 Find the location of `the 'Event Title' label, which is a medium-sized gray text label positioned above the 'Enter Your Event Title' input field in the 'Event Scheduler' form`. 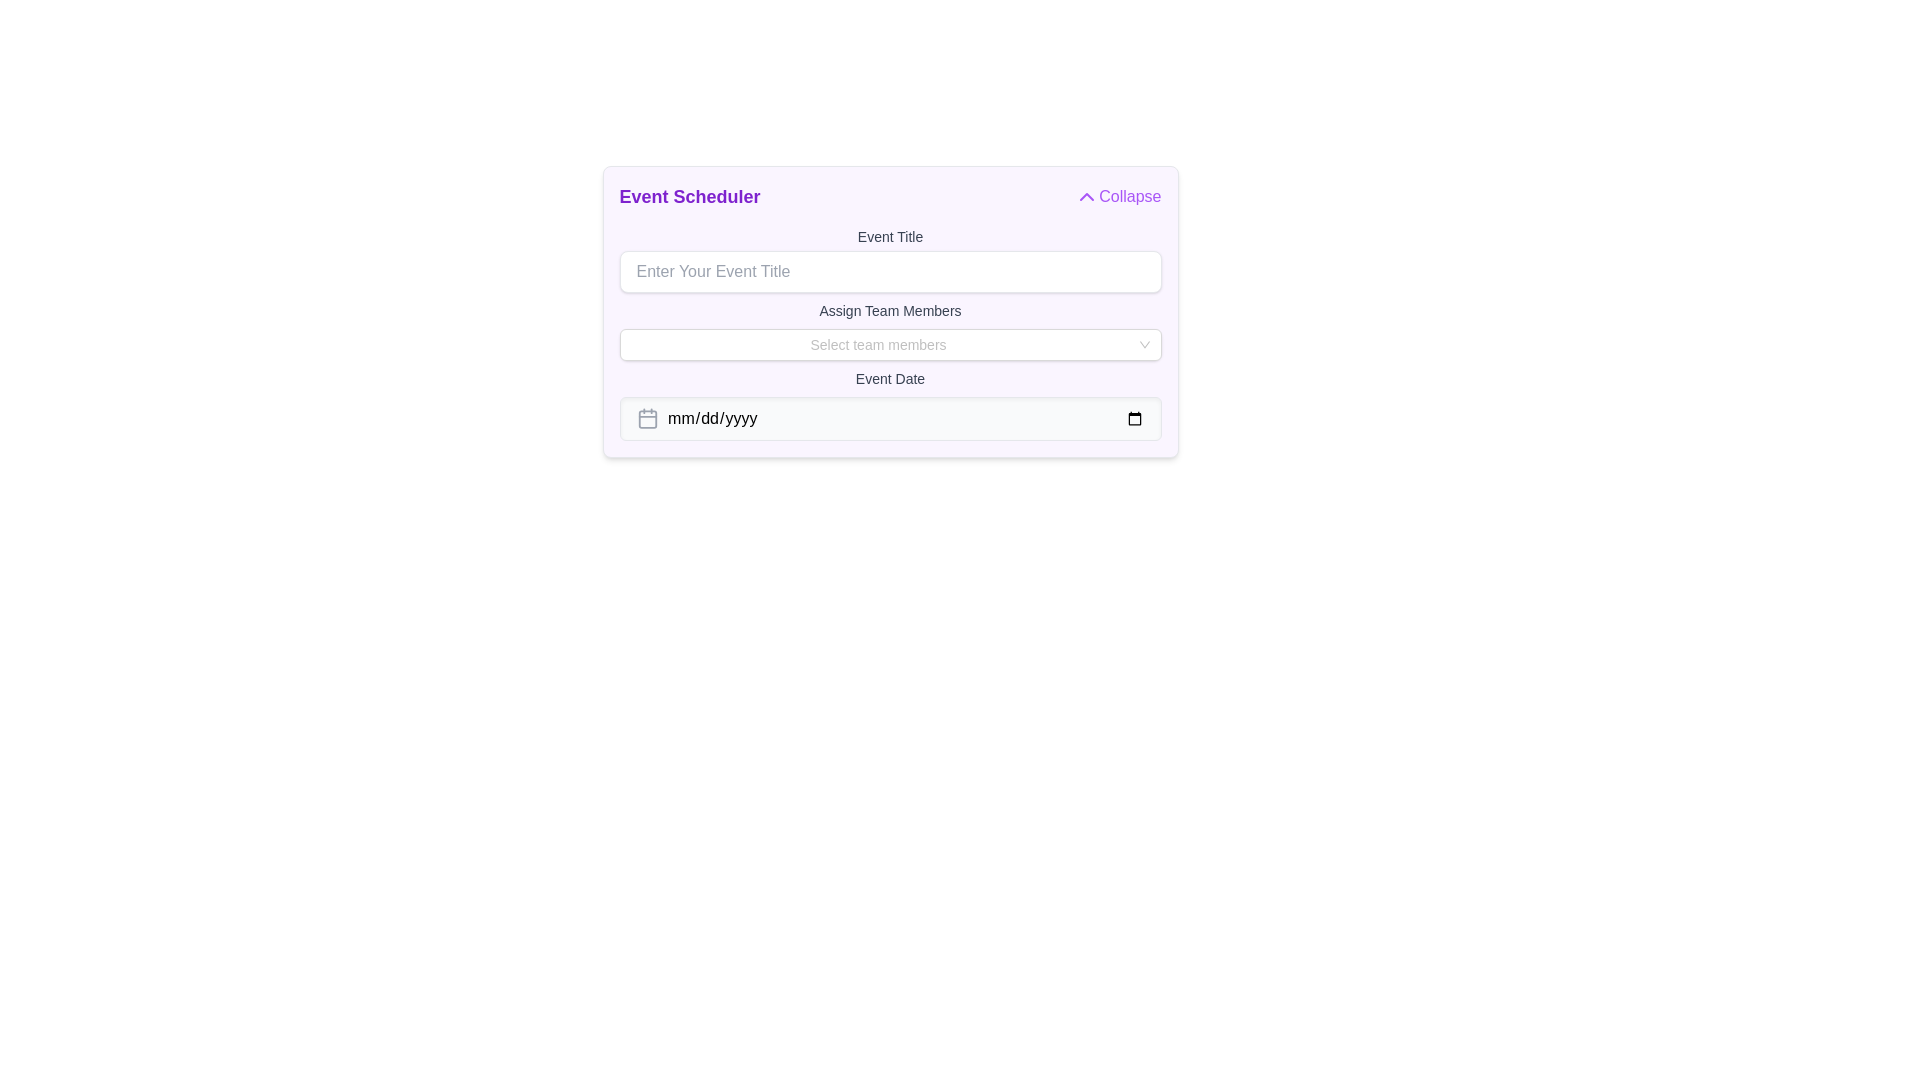

the 'Event Title' label, which is a medium-sized gray text label positioned above the 'Enter Your Event Title' input field in the 'Event Scheduler' form is located at coordinates (889, 235).